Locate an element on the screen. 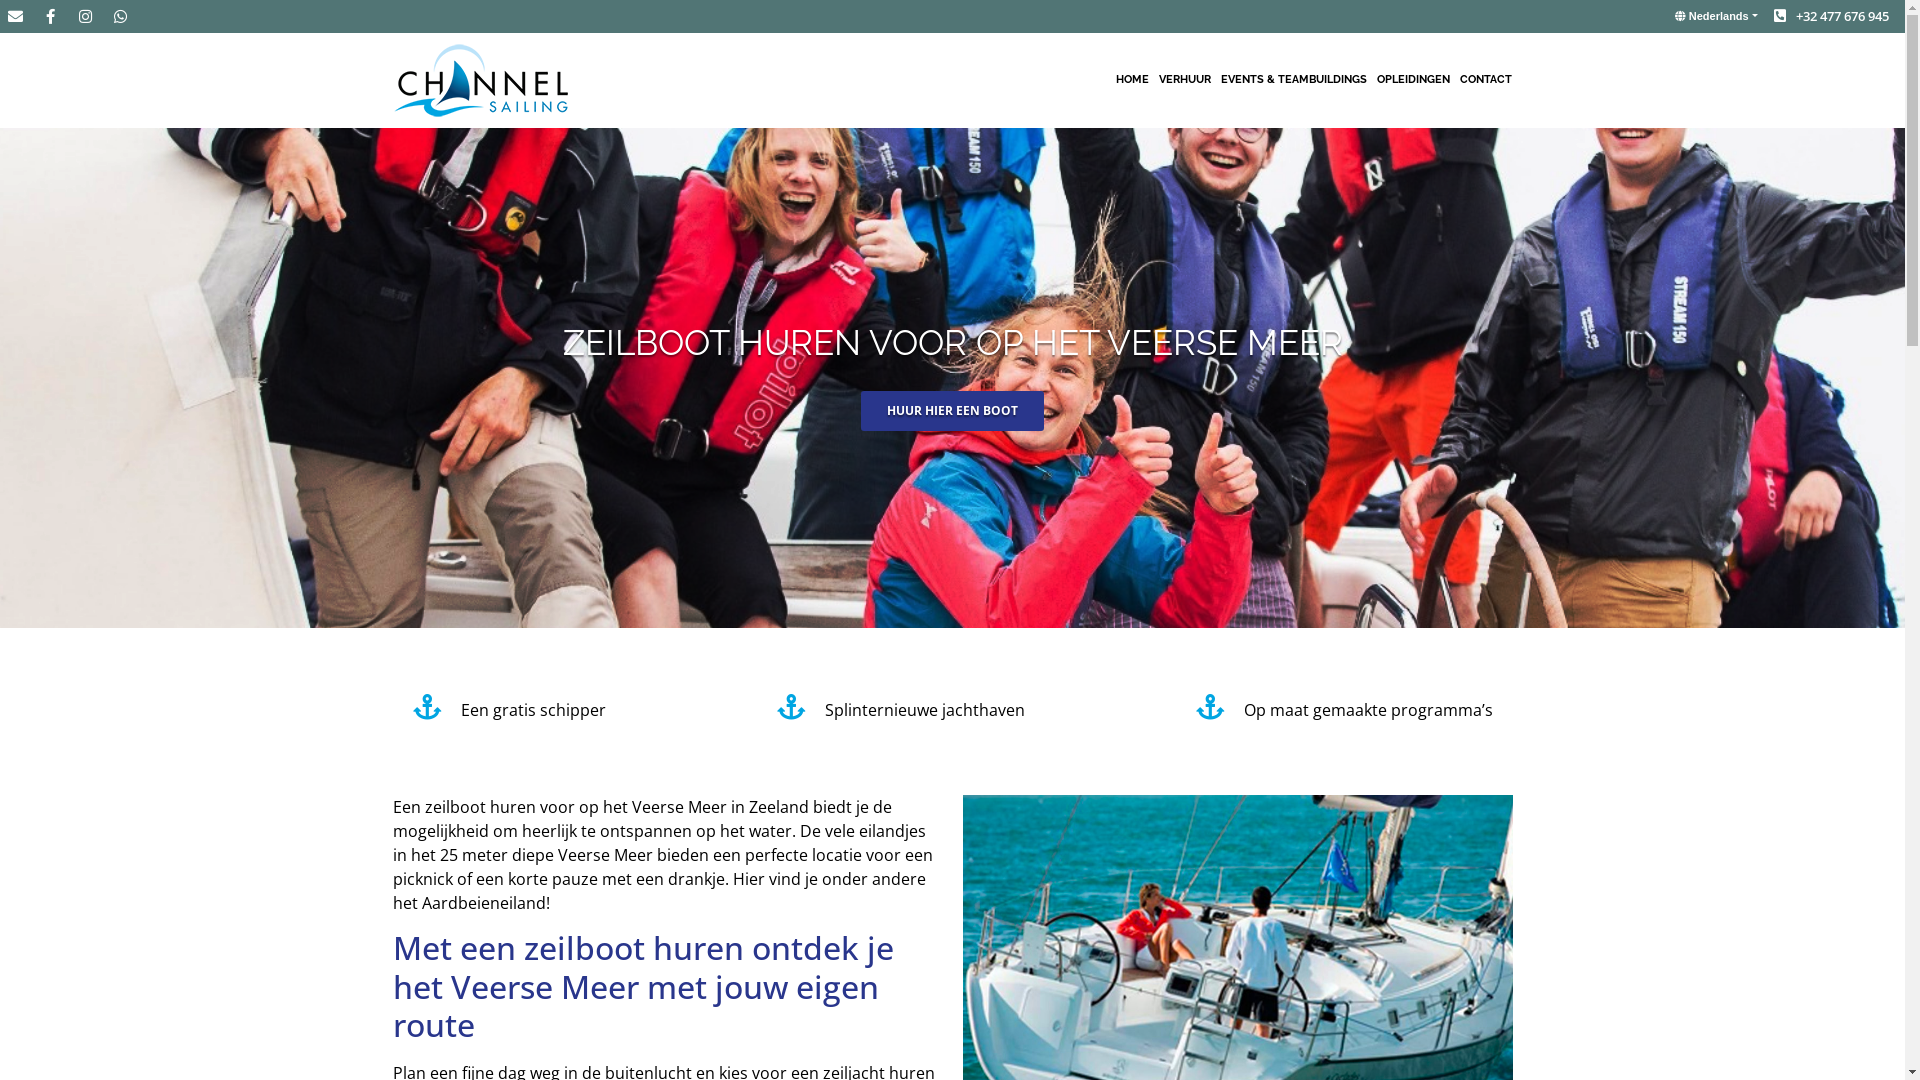 The height and width of the screenshot is (1080, 1920). 'CONTACT' is located at coordinates (1486, 79).